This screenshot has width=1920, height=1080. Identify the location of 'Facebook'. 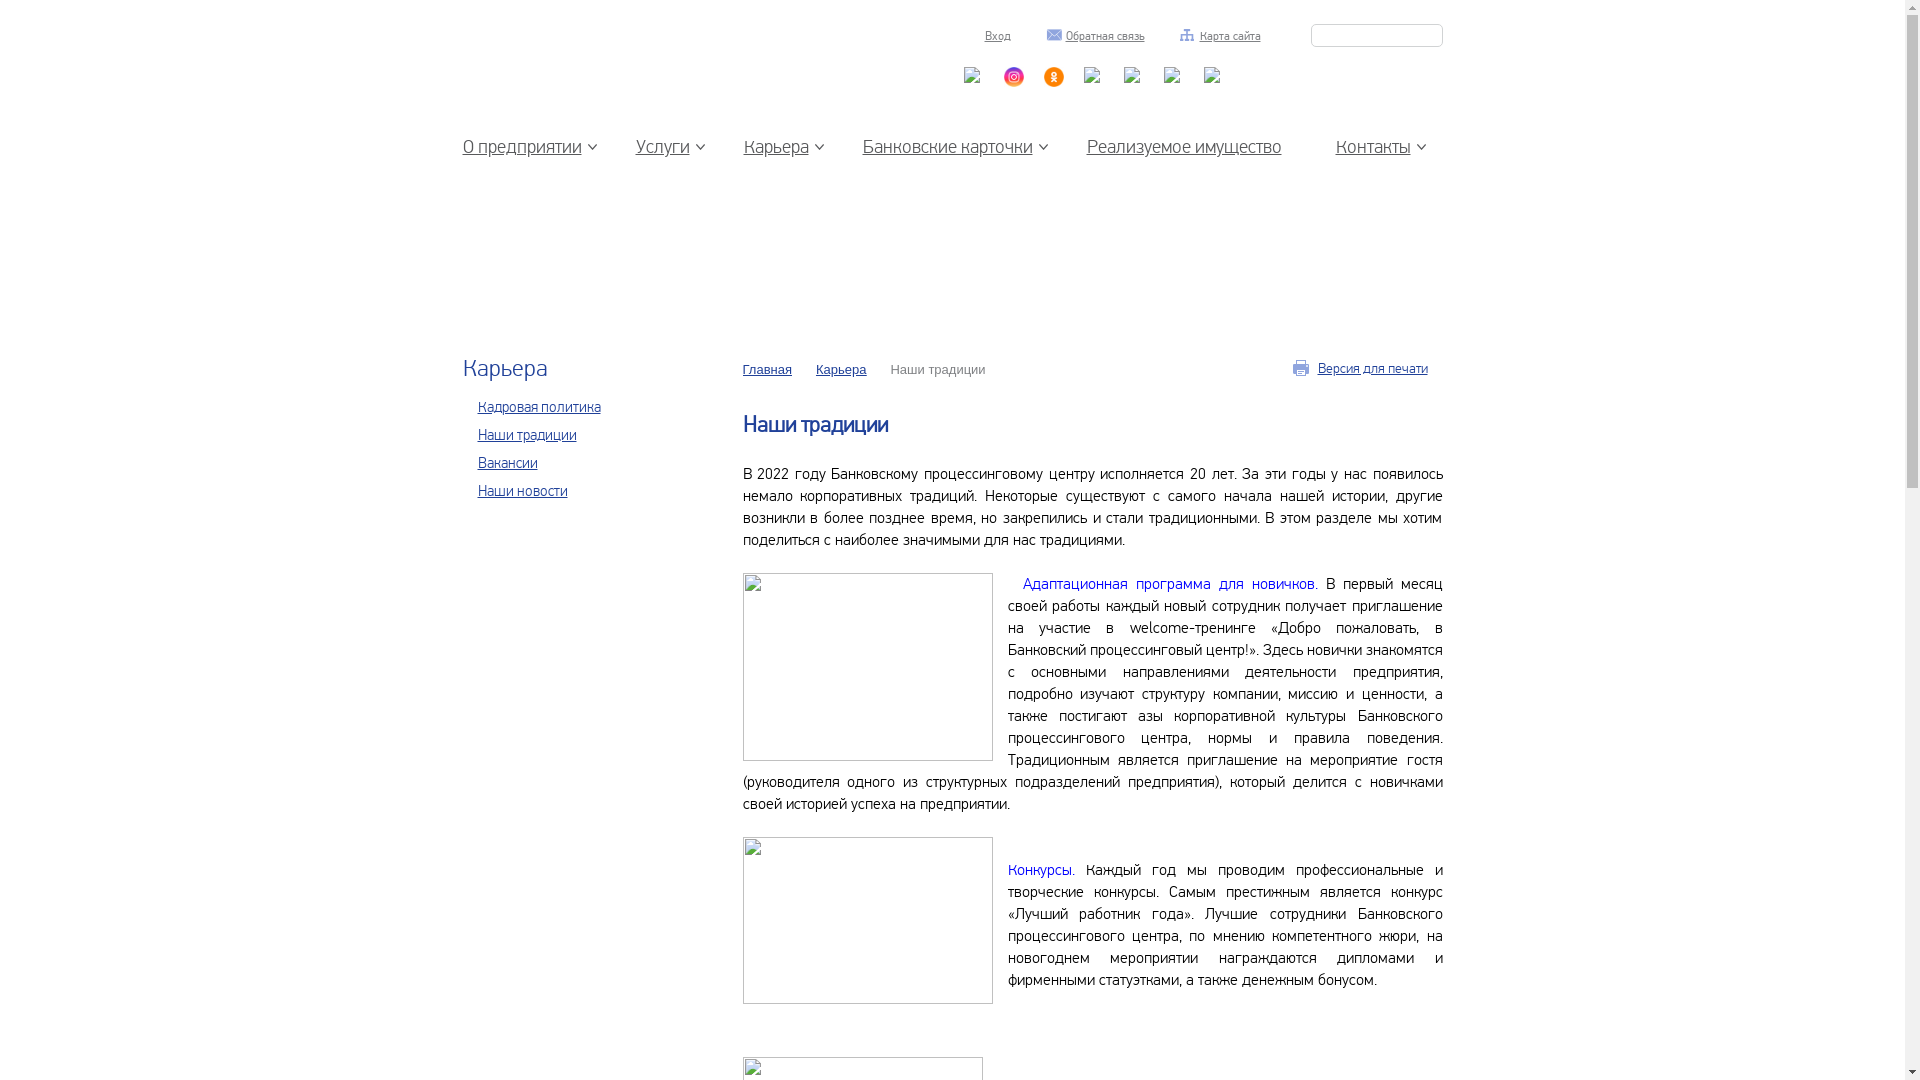
(1133, 93).